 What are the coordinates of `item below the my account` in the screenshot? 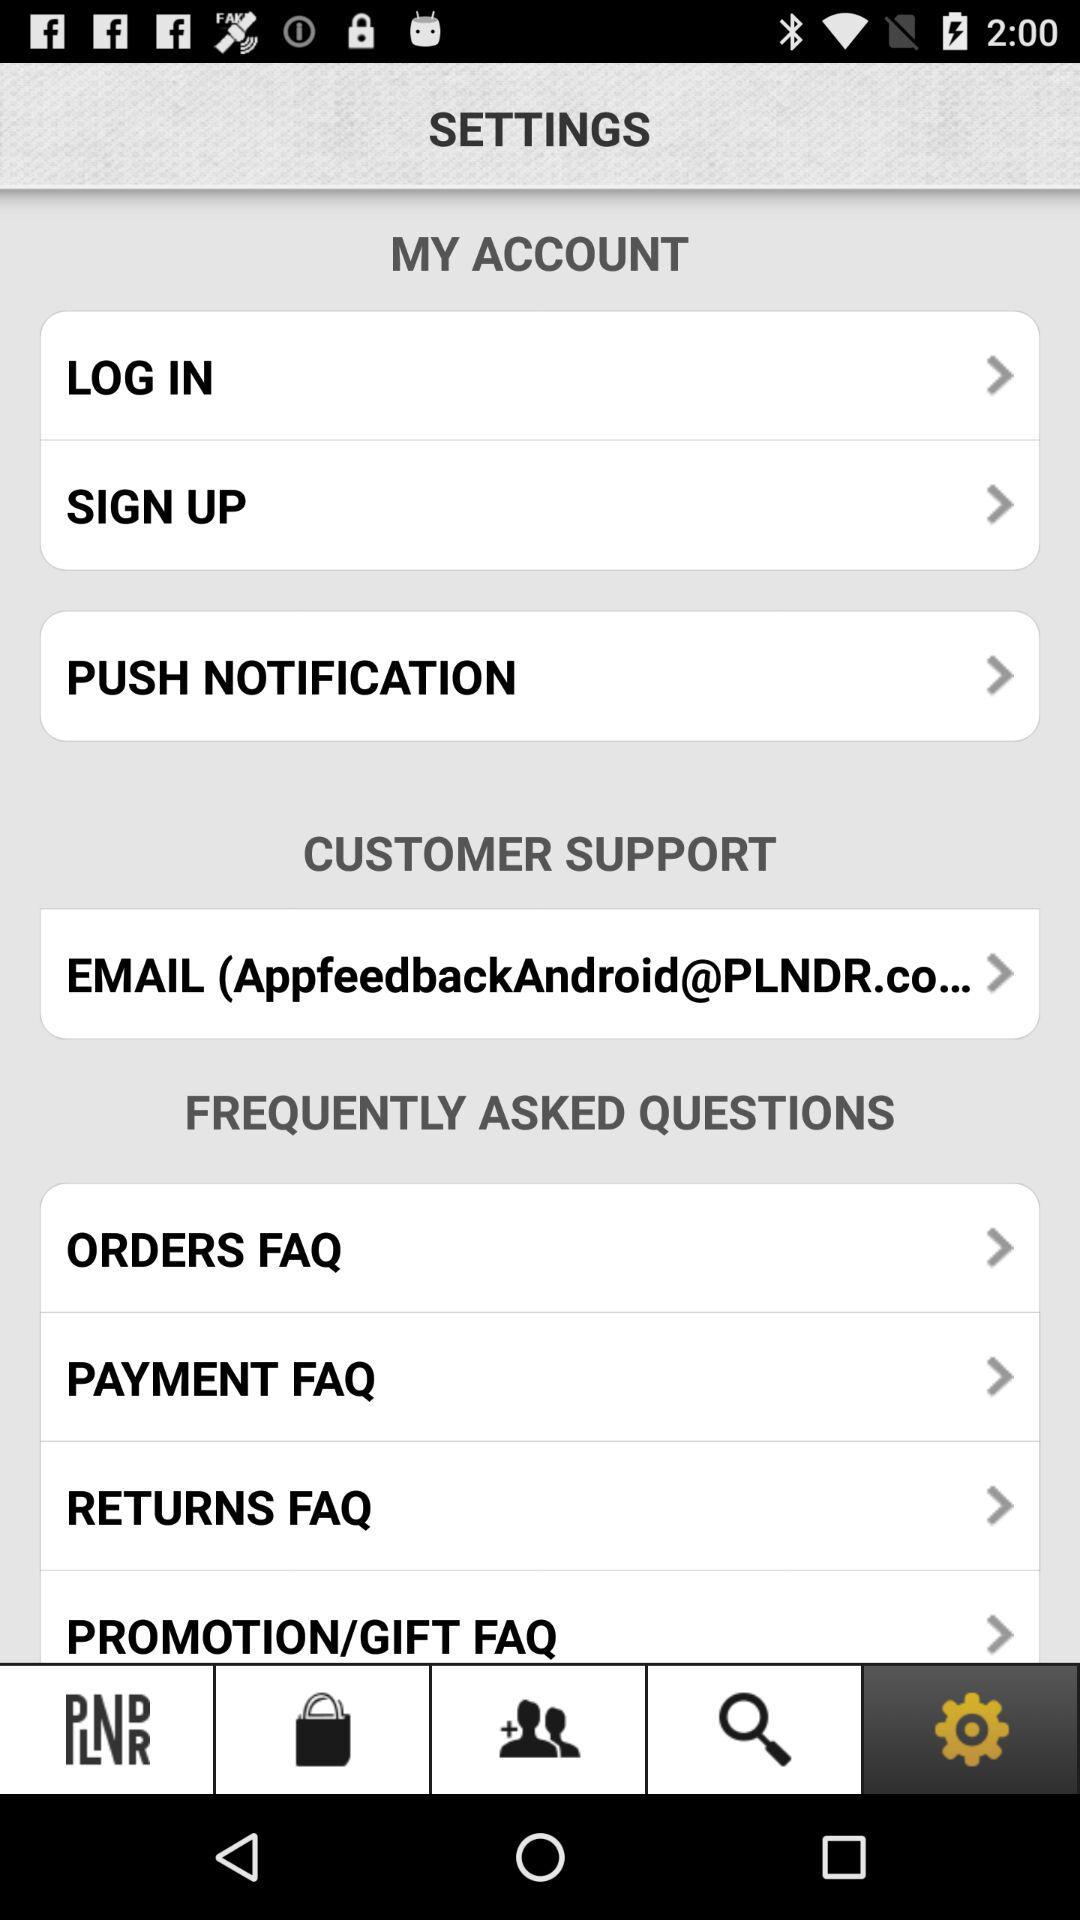 It's located at (540, 376).